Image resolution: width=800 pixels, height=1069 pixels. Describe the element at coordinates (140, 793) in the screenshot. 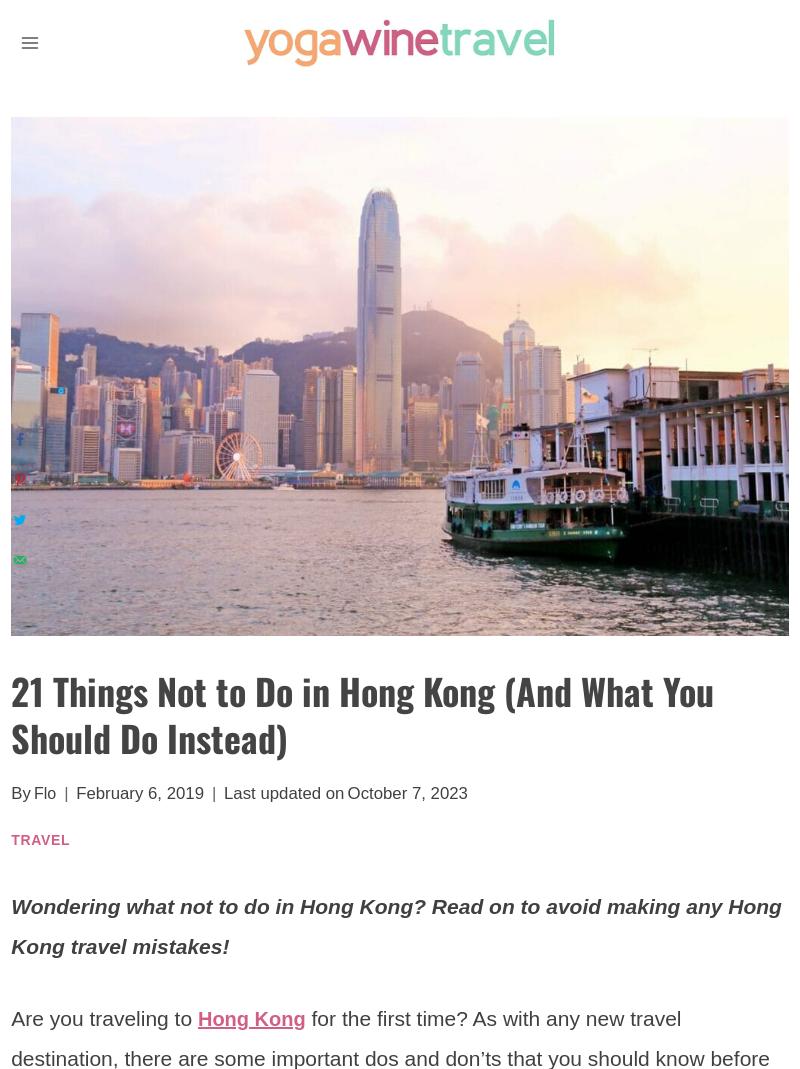

I see `'February 6, 2019'` at that location.